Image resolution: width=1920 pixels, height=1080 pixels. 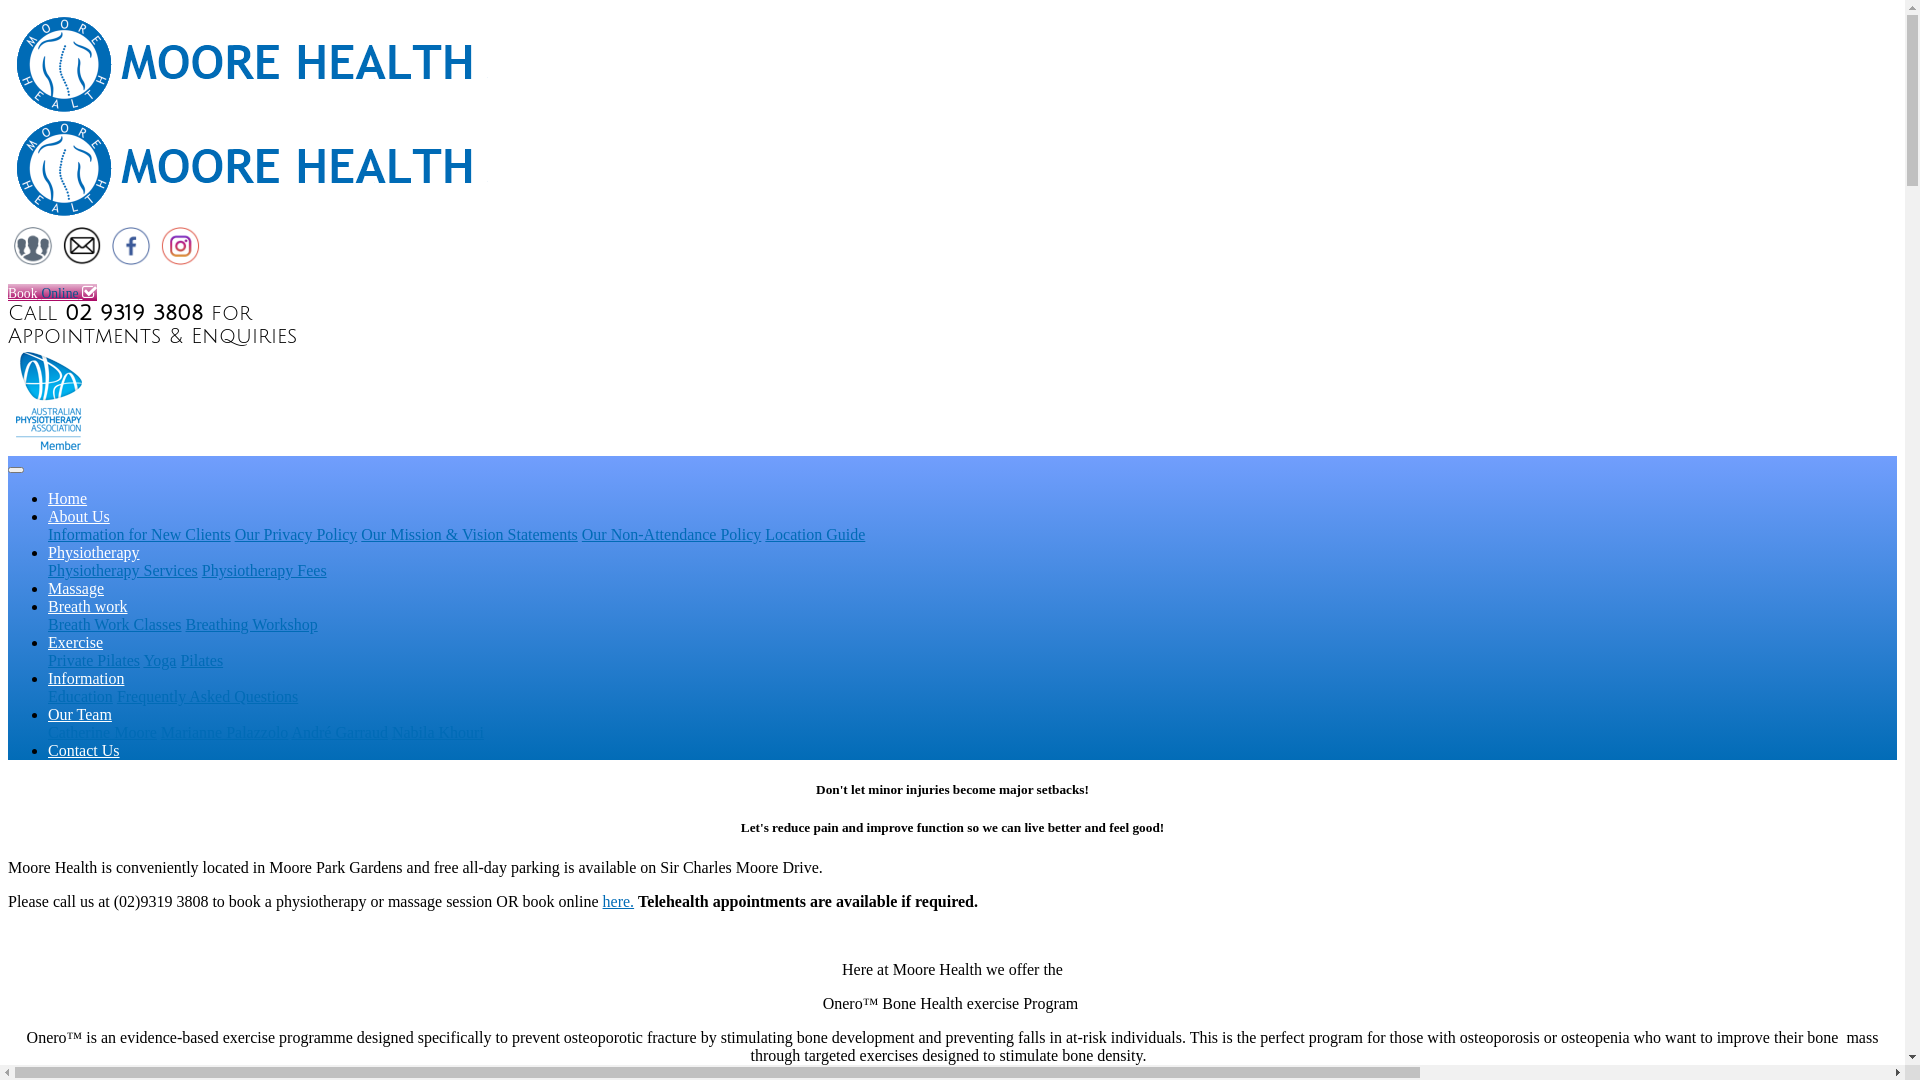 I want to click on 'Exercise', so click(x=75, y=642).